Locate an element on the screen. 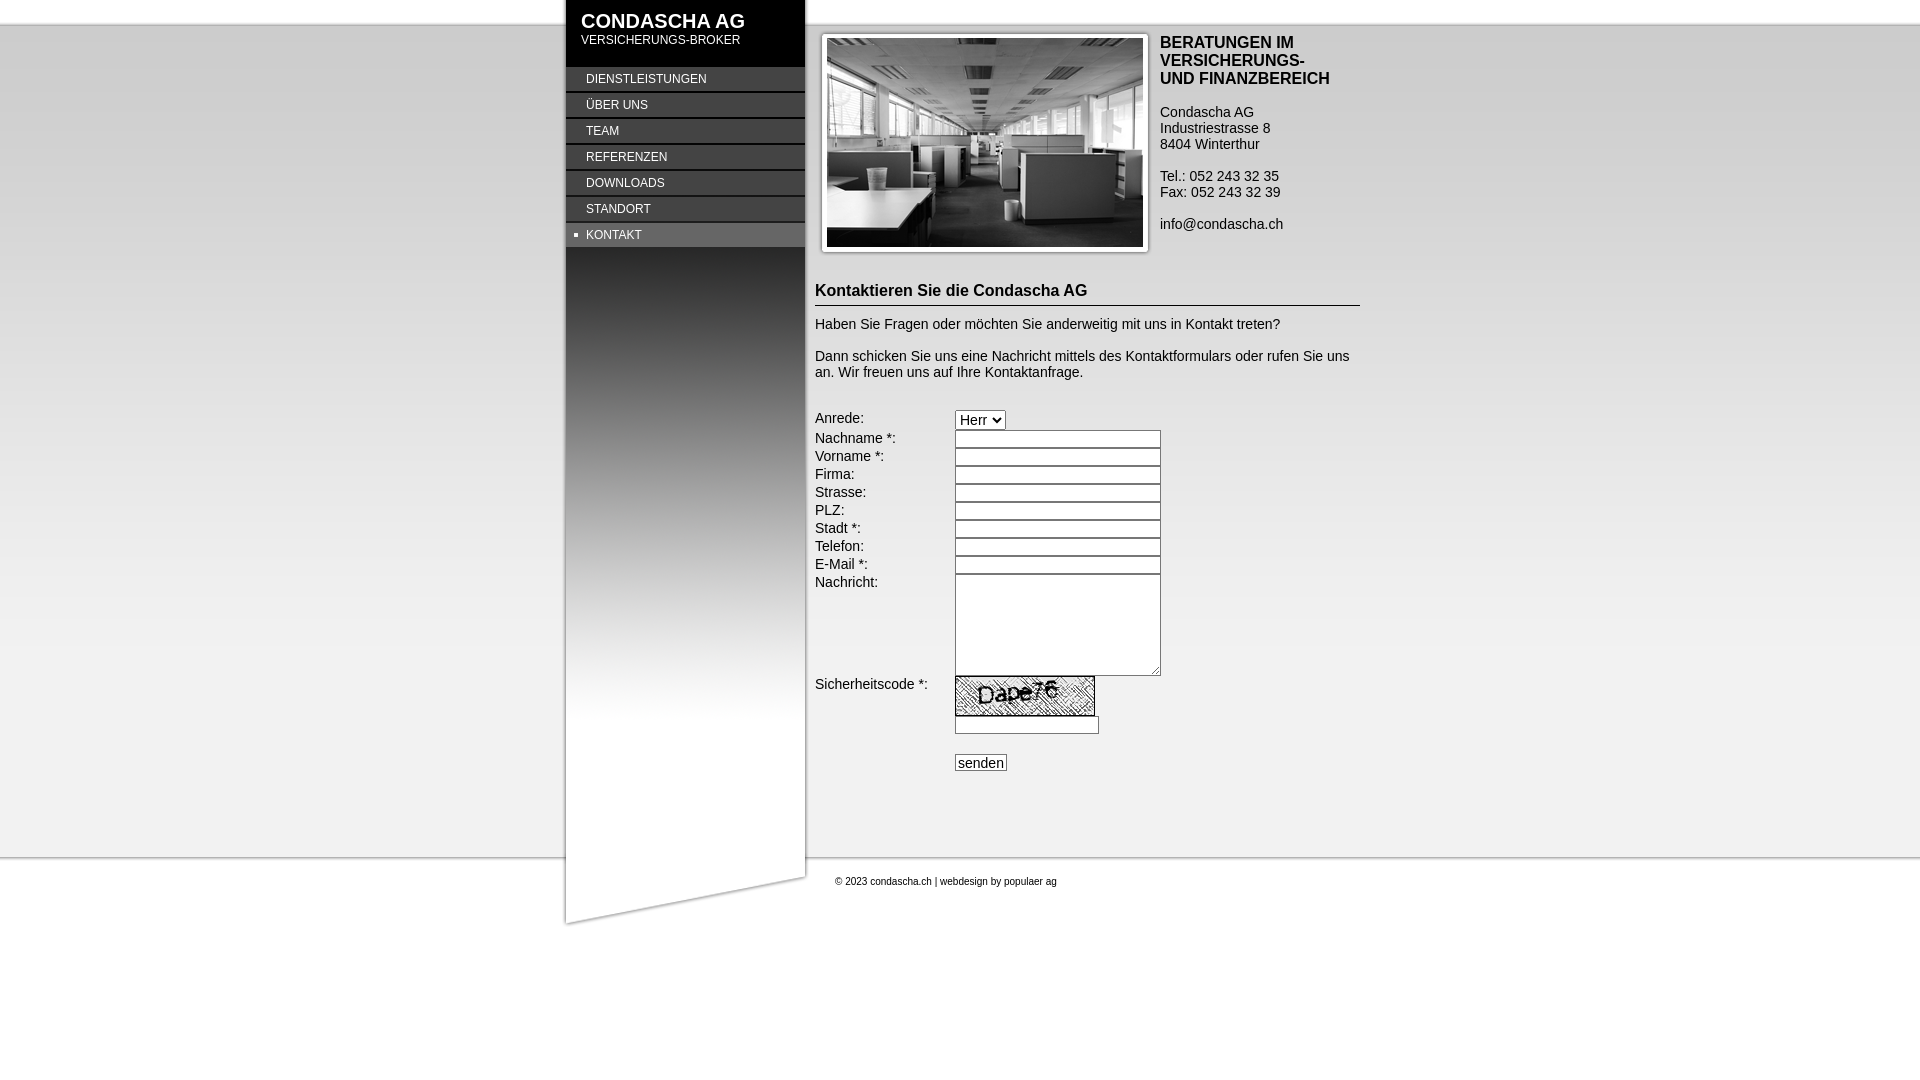  'TEAM' is located at coordinates (685, 131).